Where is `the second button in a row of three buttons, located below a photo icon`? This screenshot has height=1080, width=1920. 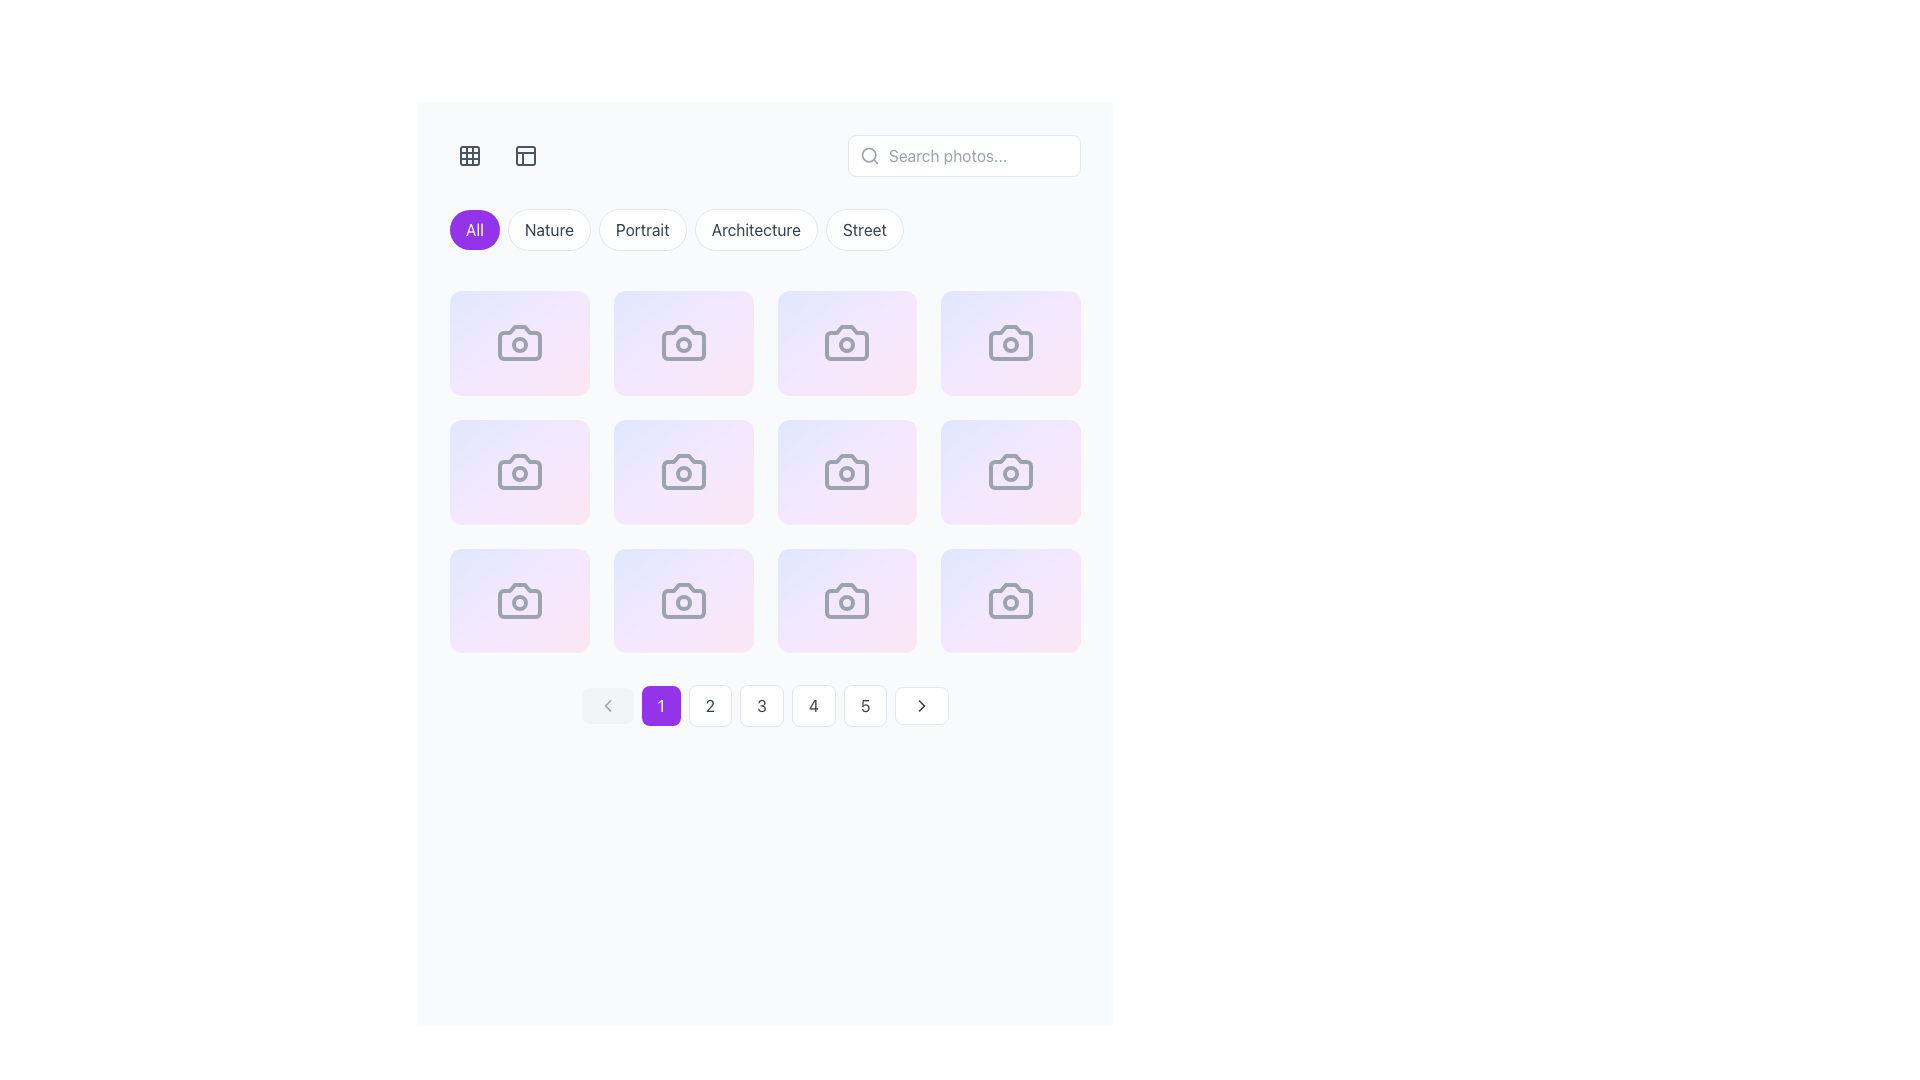 the second button in a row of three buttons, located below a photo icon is located at coordinates (692, 491).